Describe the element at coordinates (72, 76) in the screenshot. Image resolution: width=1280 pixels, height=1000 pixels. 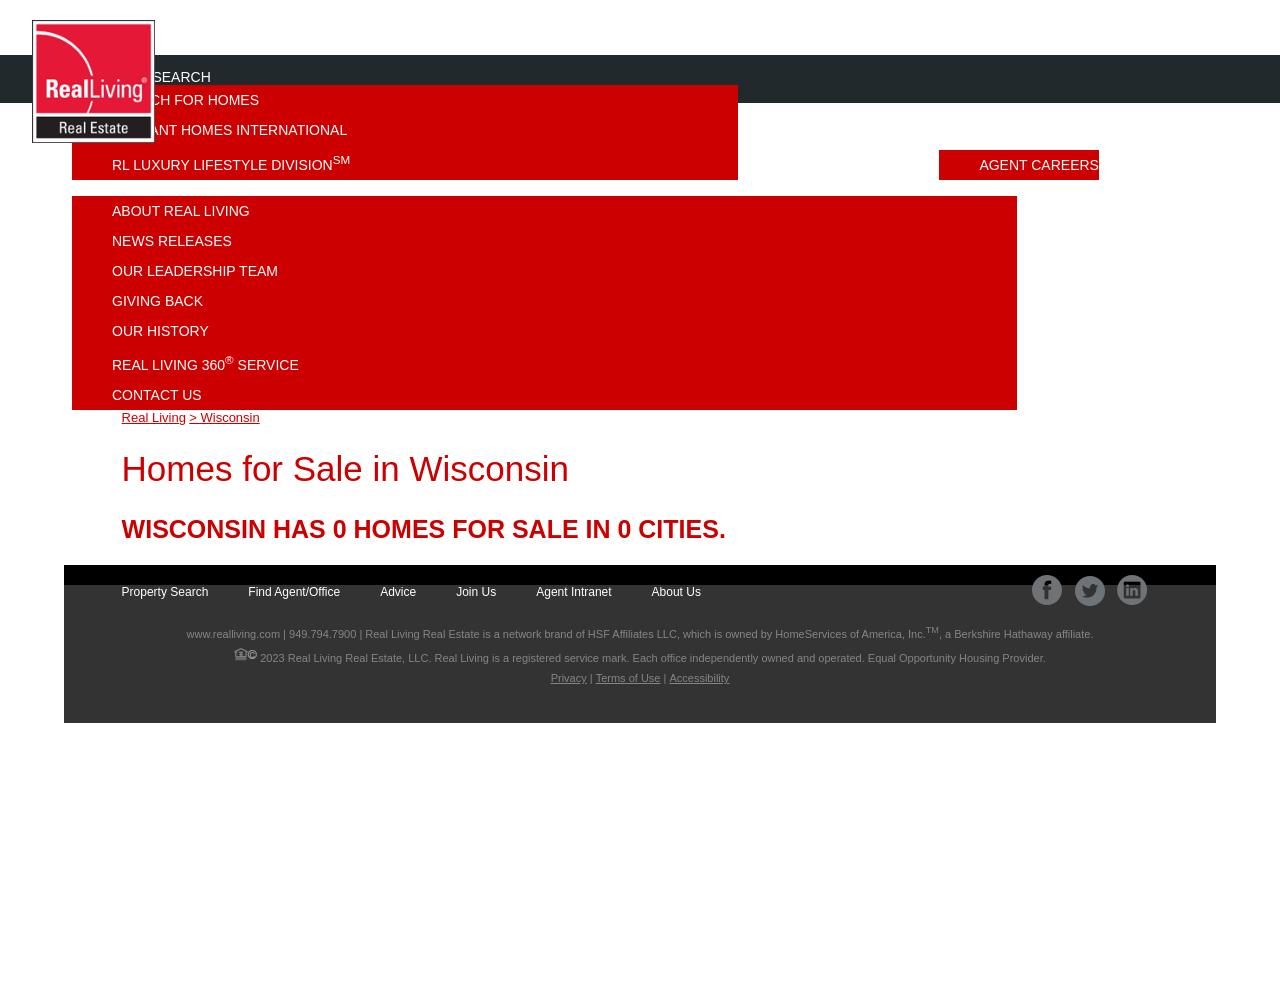
I see `'PROPERTY SEARCH'` at that location.